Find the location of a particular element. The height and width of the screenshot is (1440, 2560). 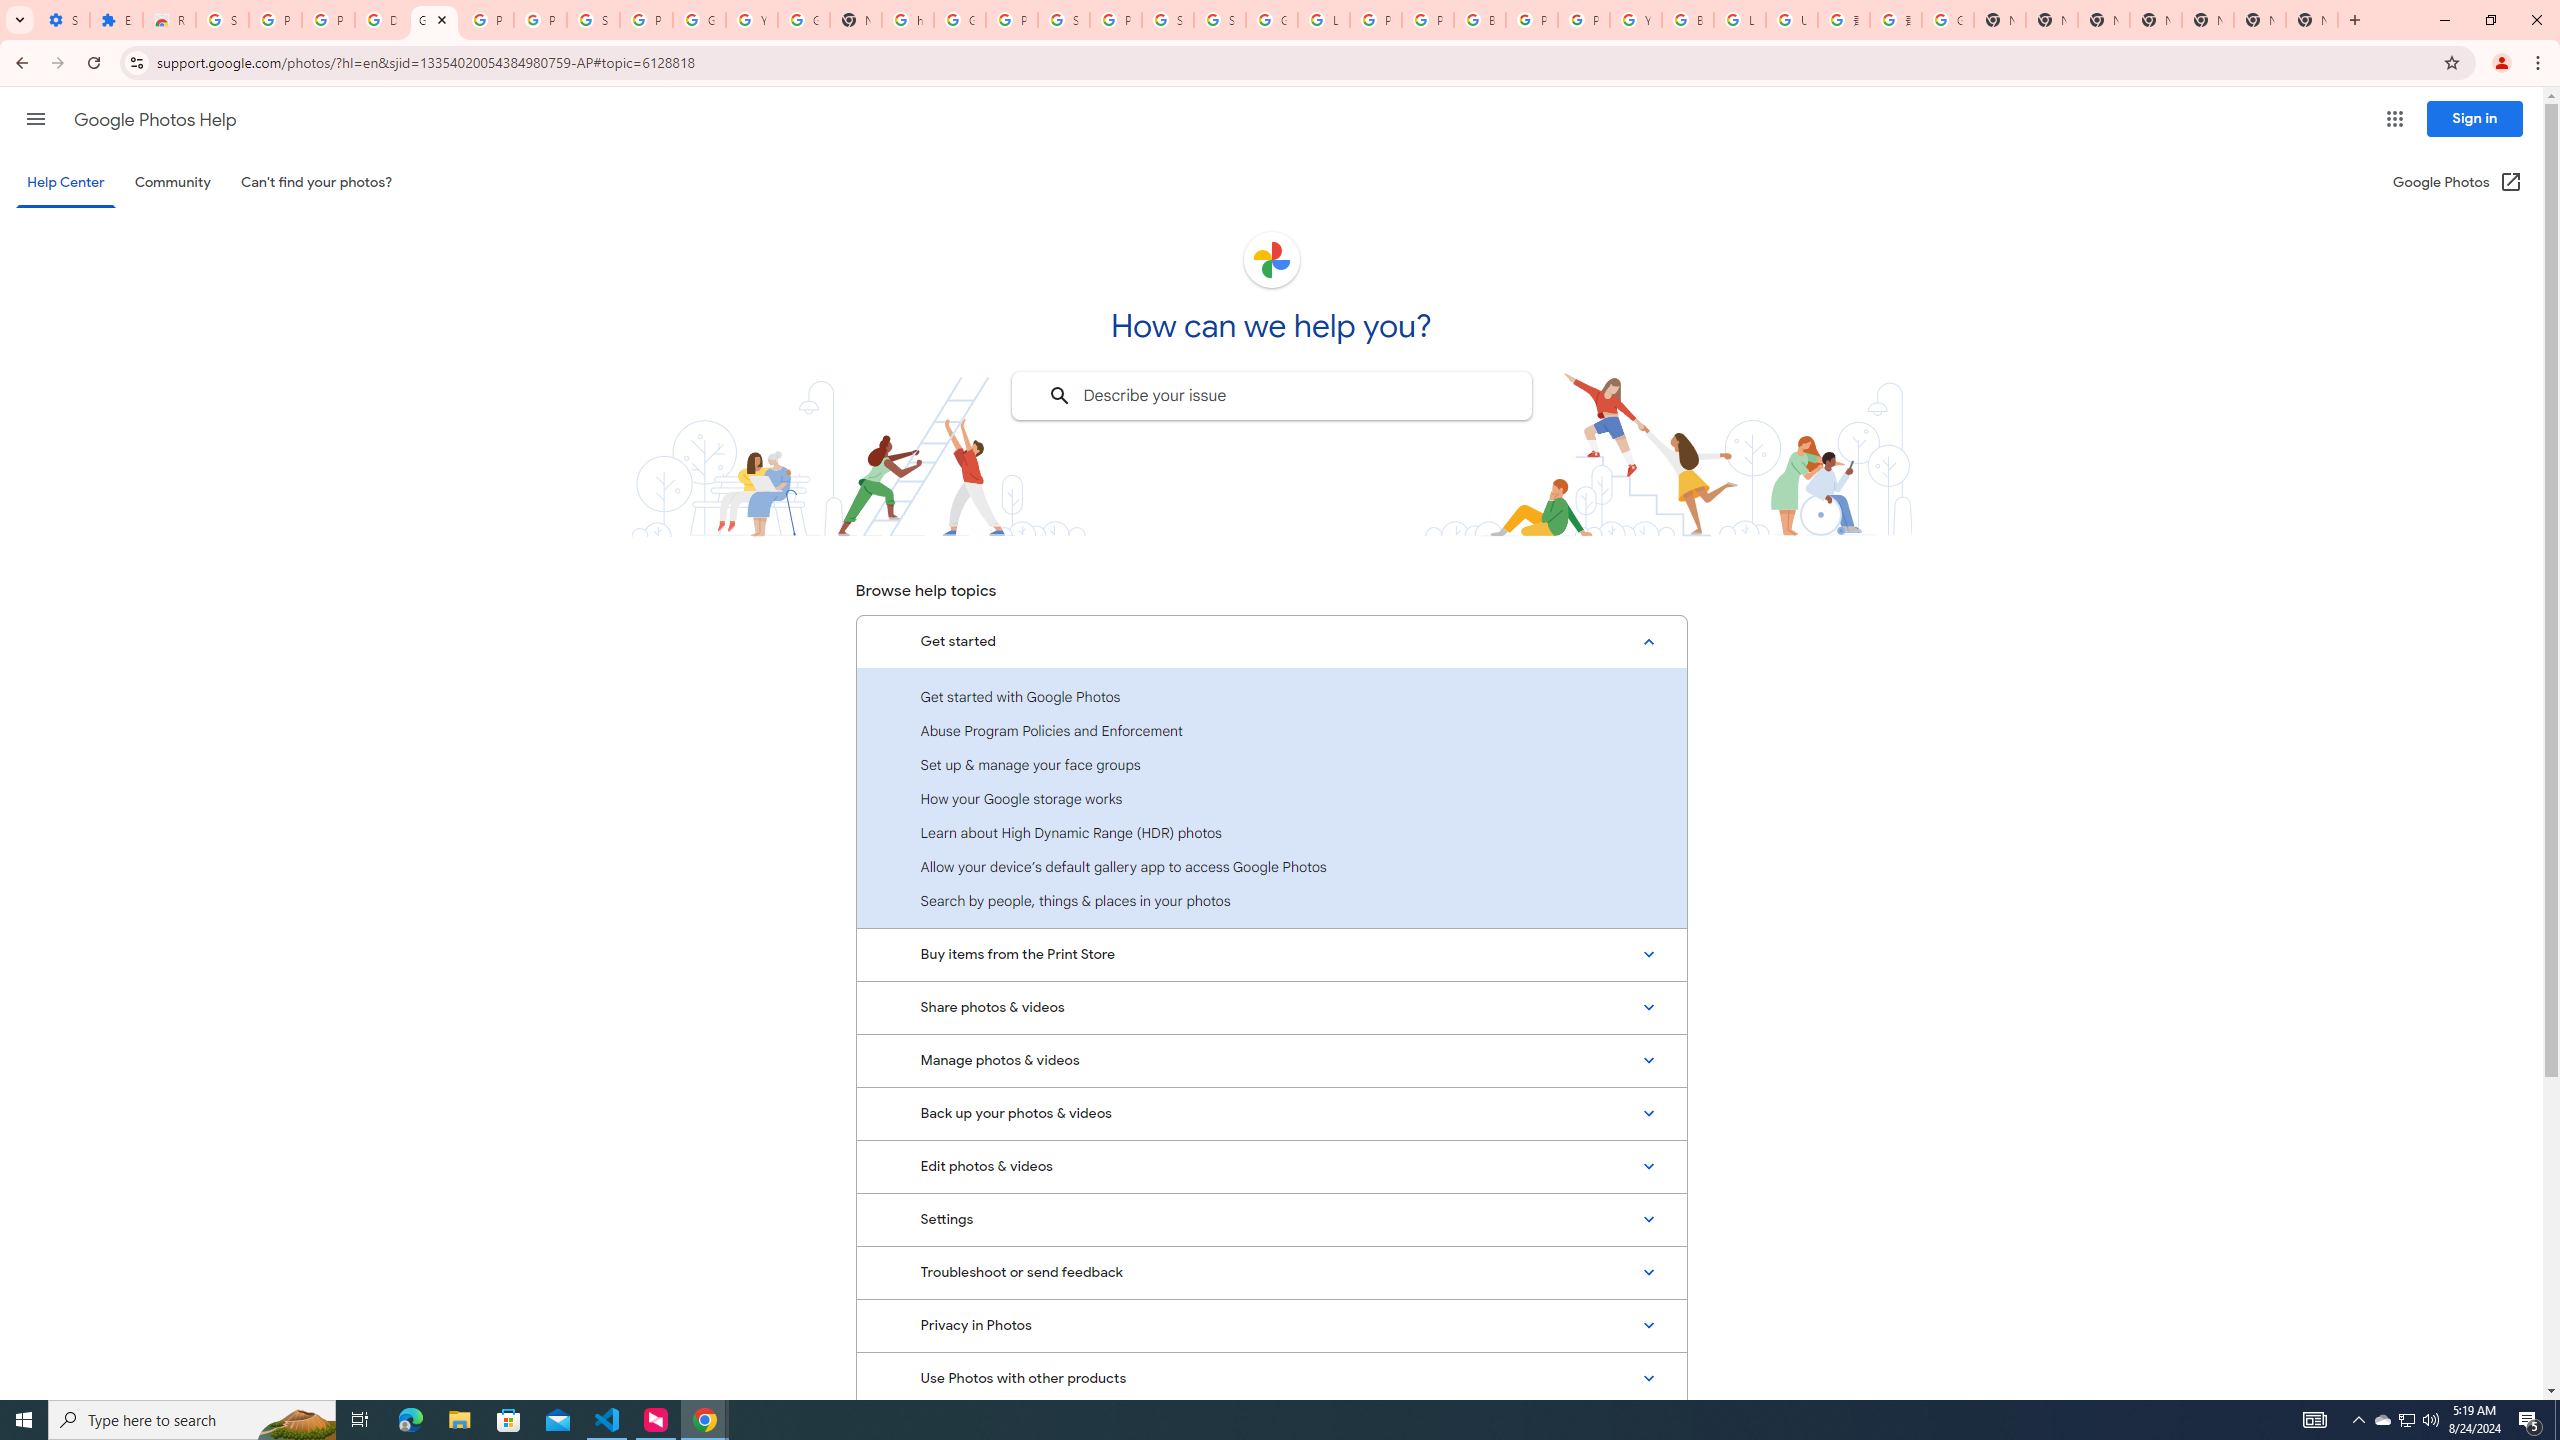

'Privacy in Photos' is located at coordinates (1271, 1325).